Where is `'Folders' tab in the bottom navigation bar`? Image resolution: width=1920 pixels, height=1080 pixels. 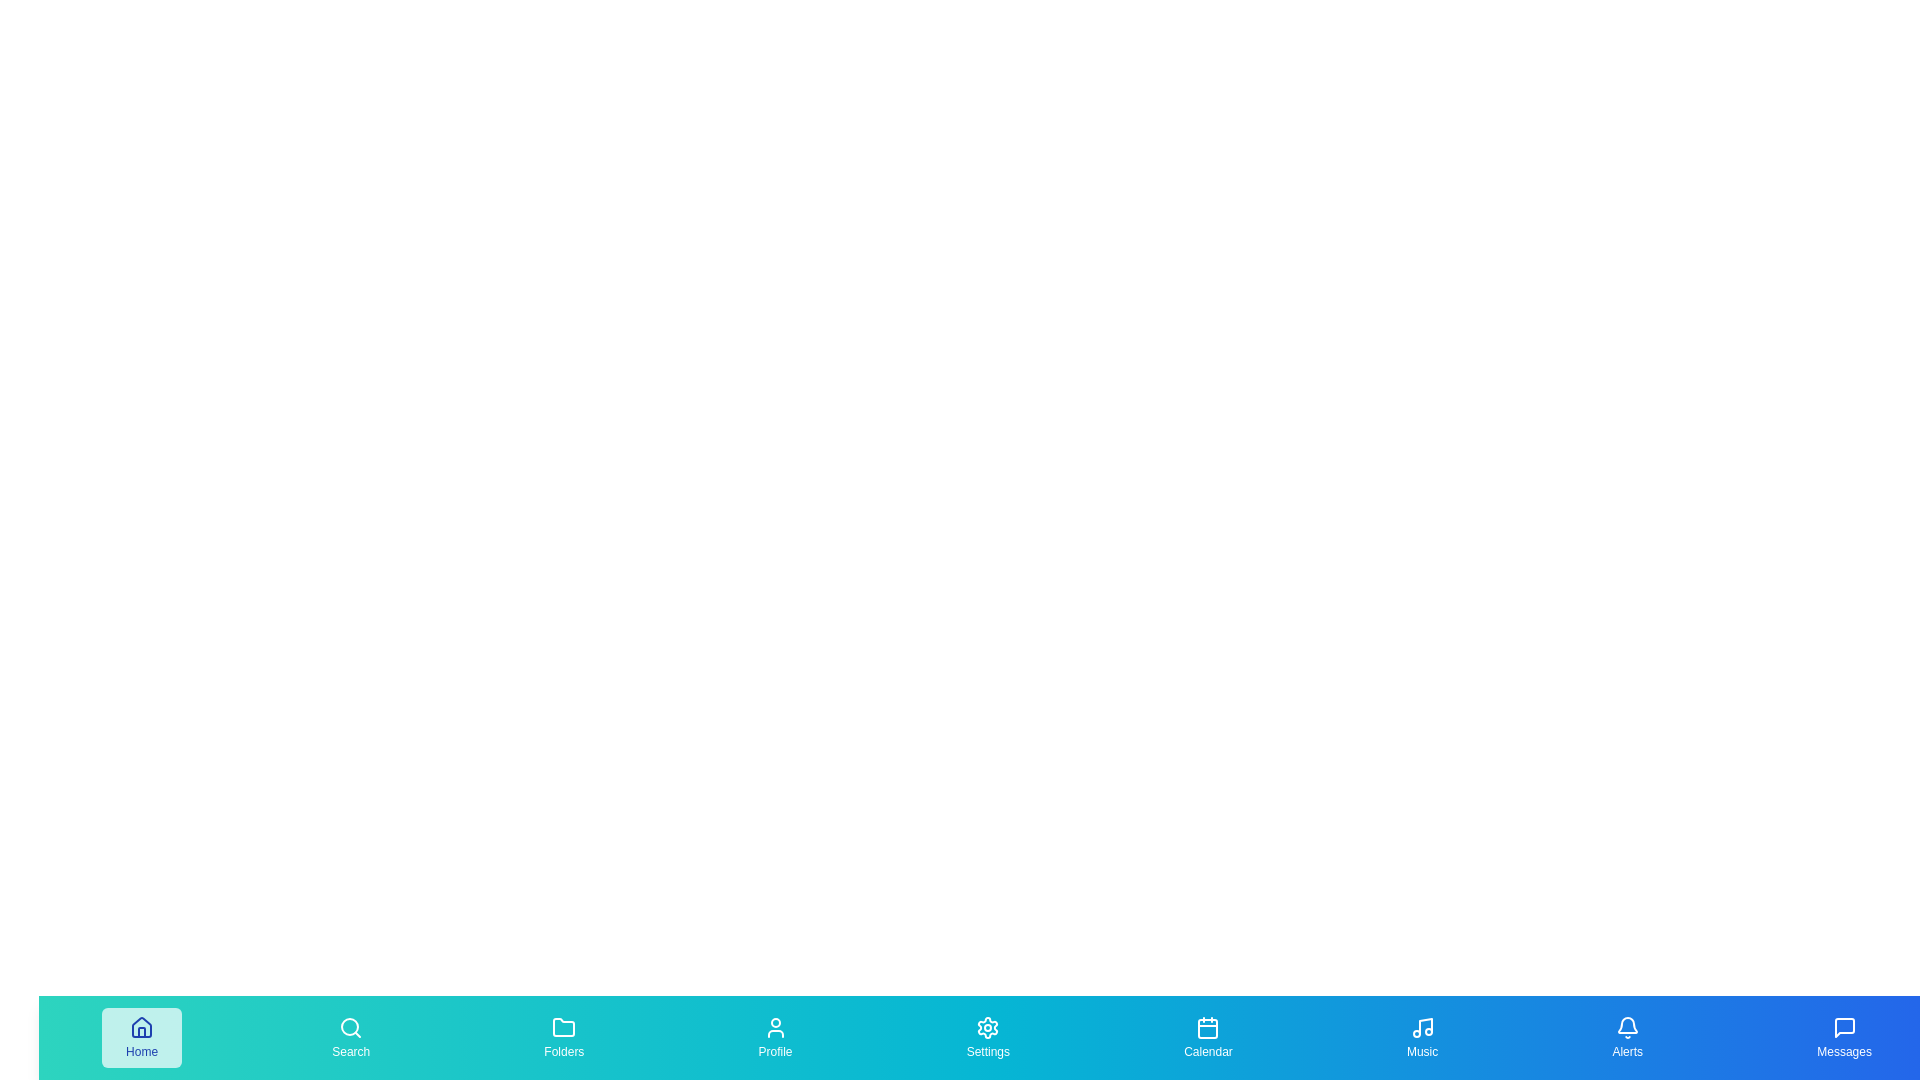
'Folders' tab in the bottom navigation bar is located at coordinates (563, 1036).